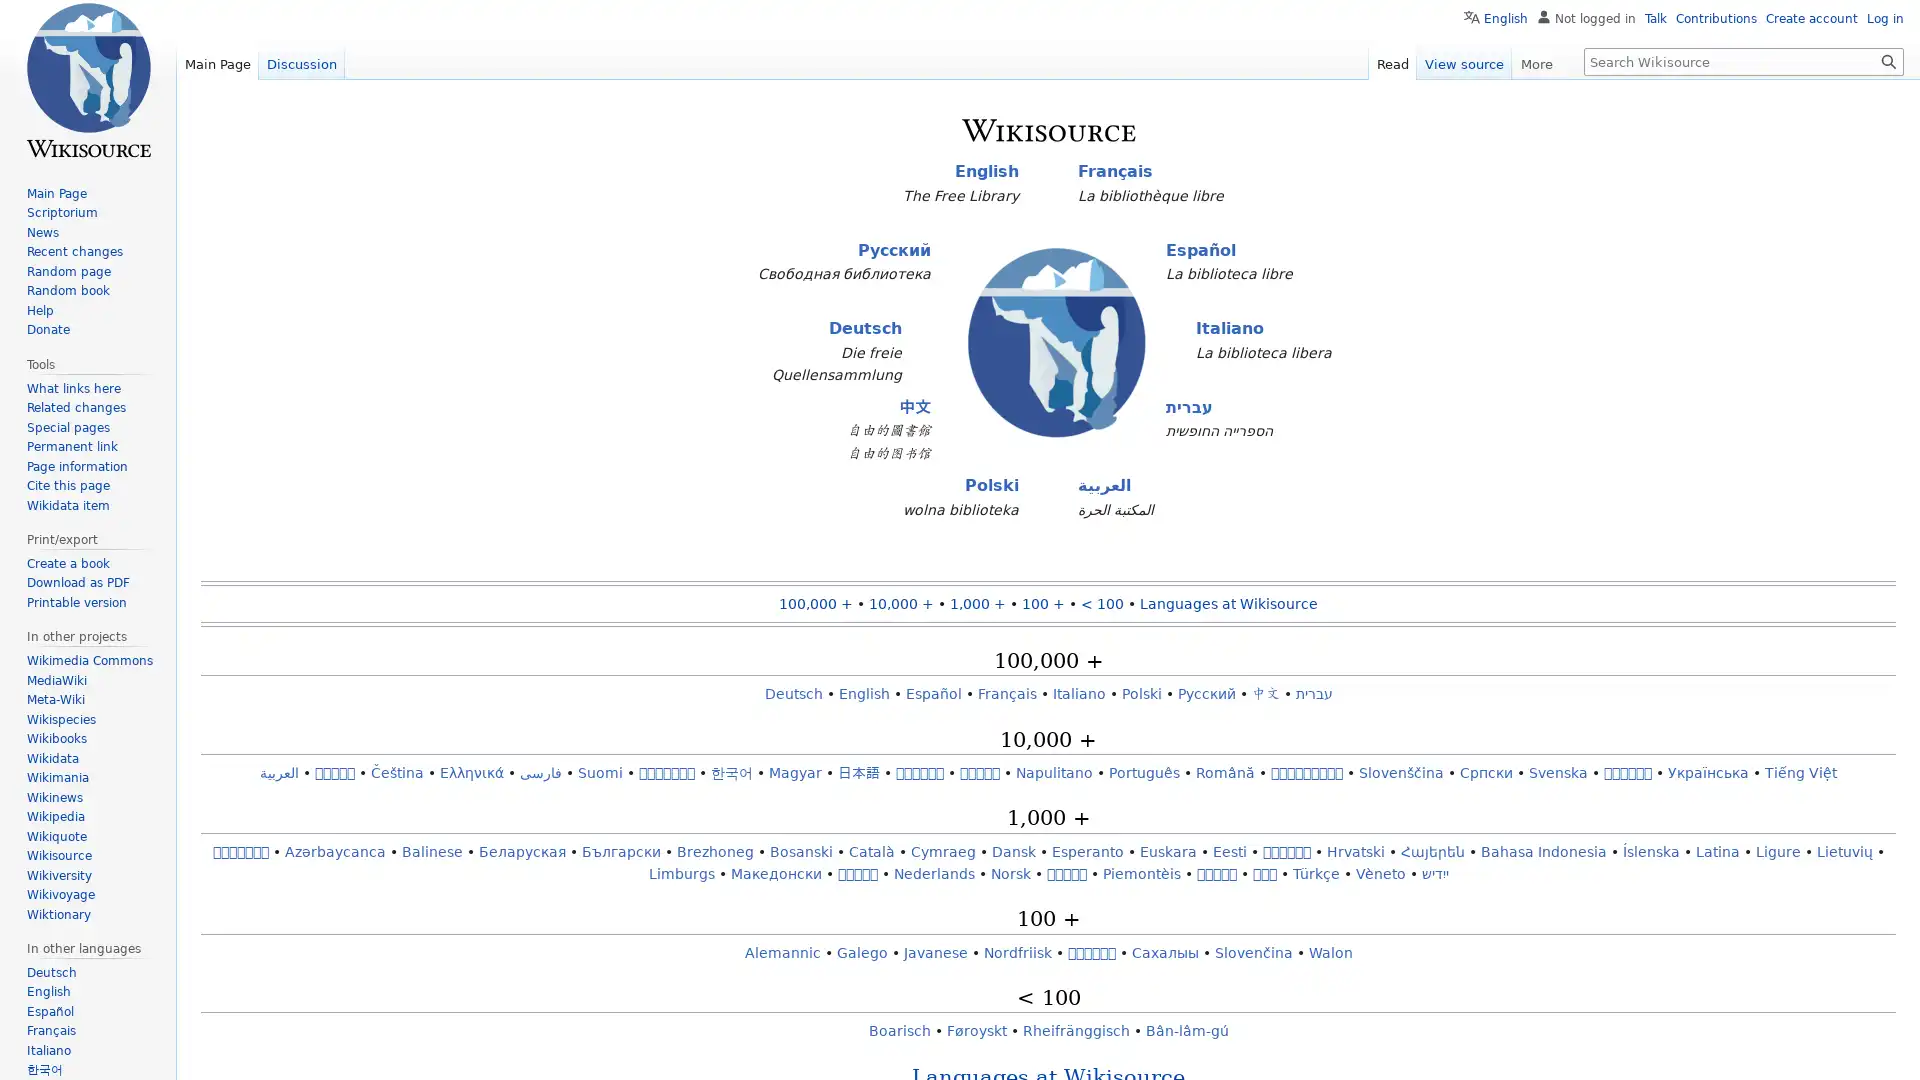  Describe the element at coordinates (1888, 60) in the screenshot. I see `Search` at that location.